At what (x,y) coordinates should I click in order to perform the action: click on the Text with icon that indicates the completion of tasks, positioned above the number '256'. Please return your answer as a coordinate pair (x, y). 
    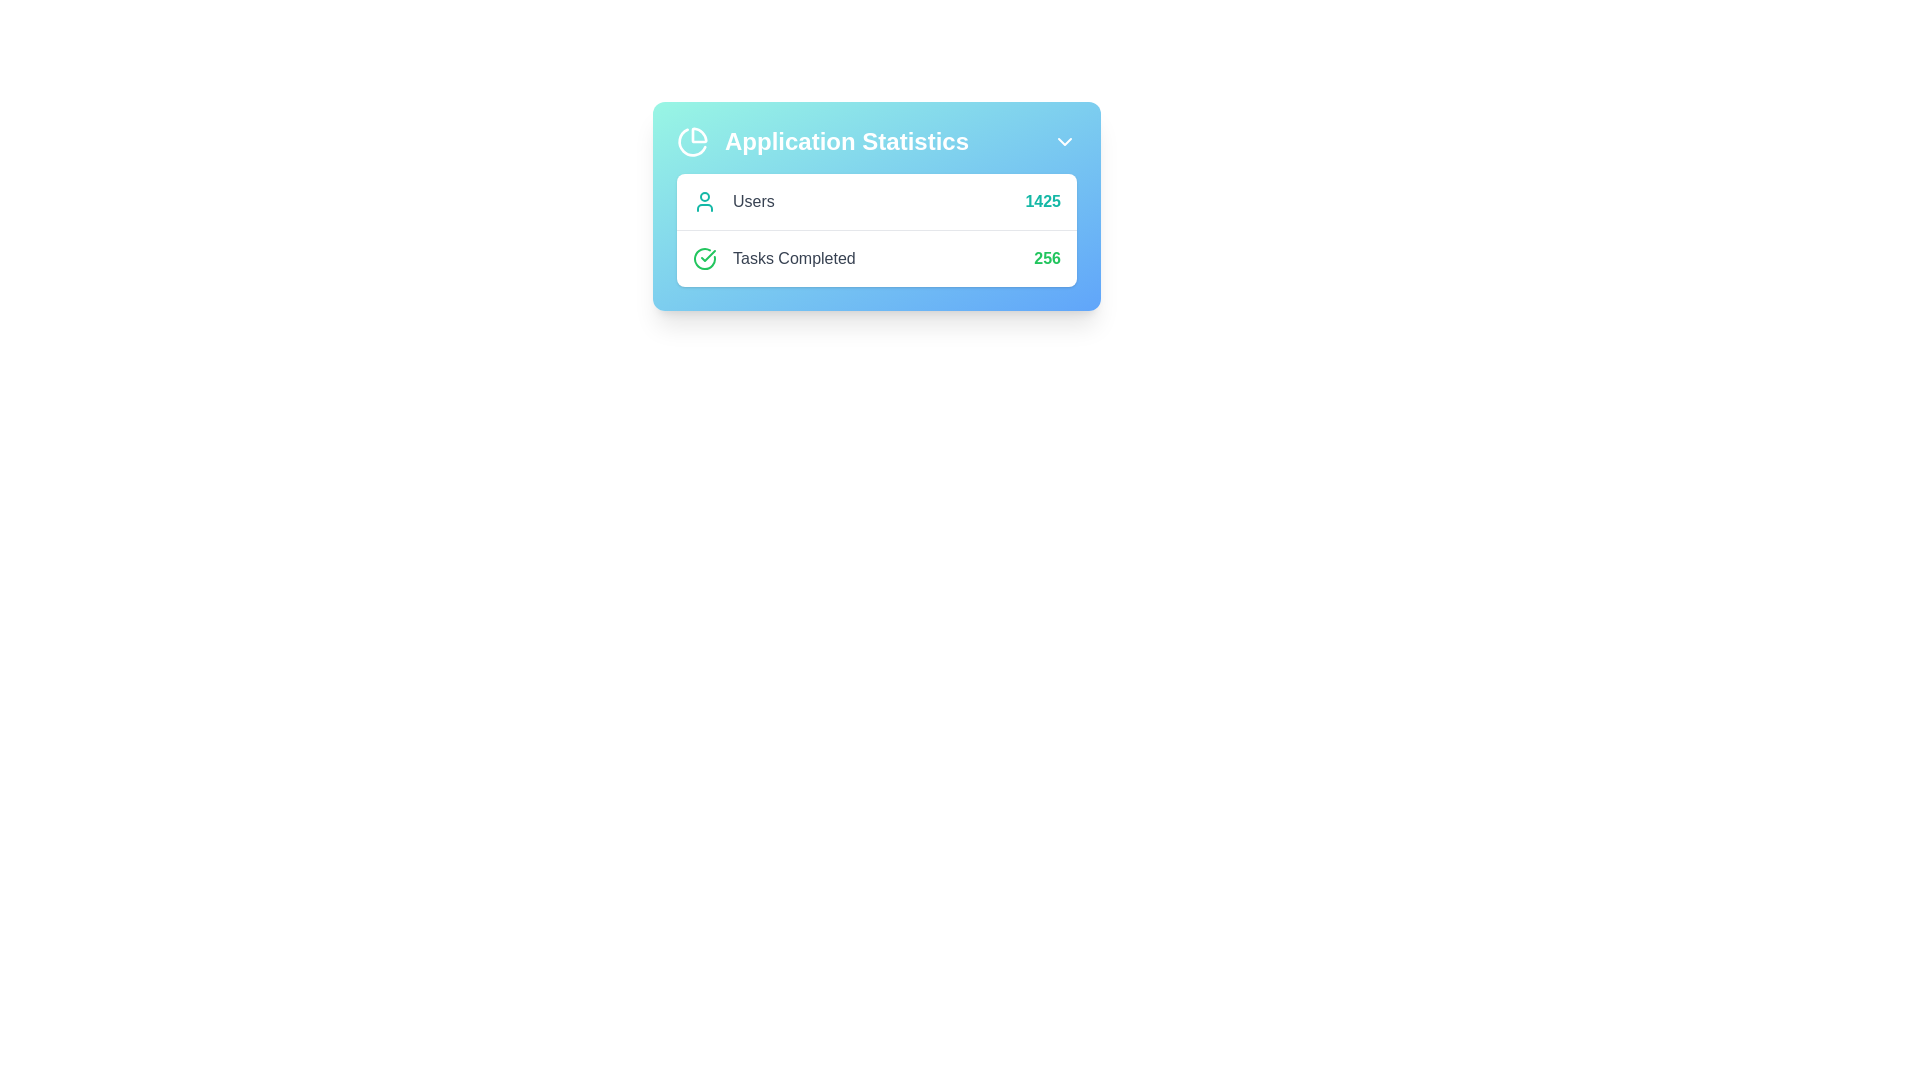
    Looking at the image, I should click on (773, 257).